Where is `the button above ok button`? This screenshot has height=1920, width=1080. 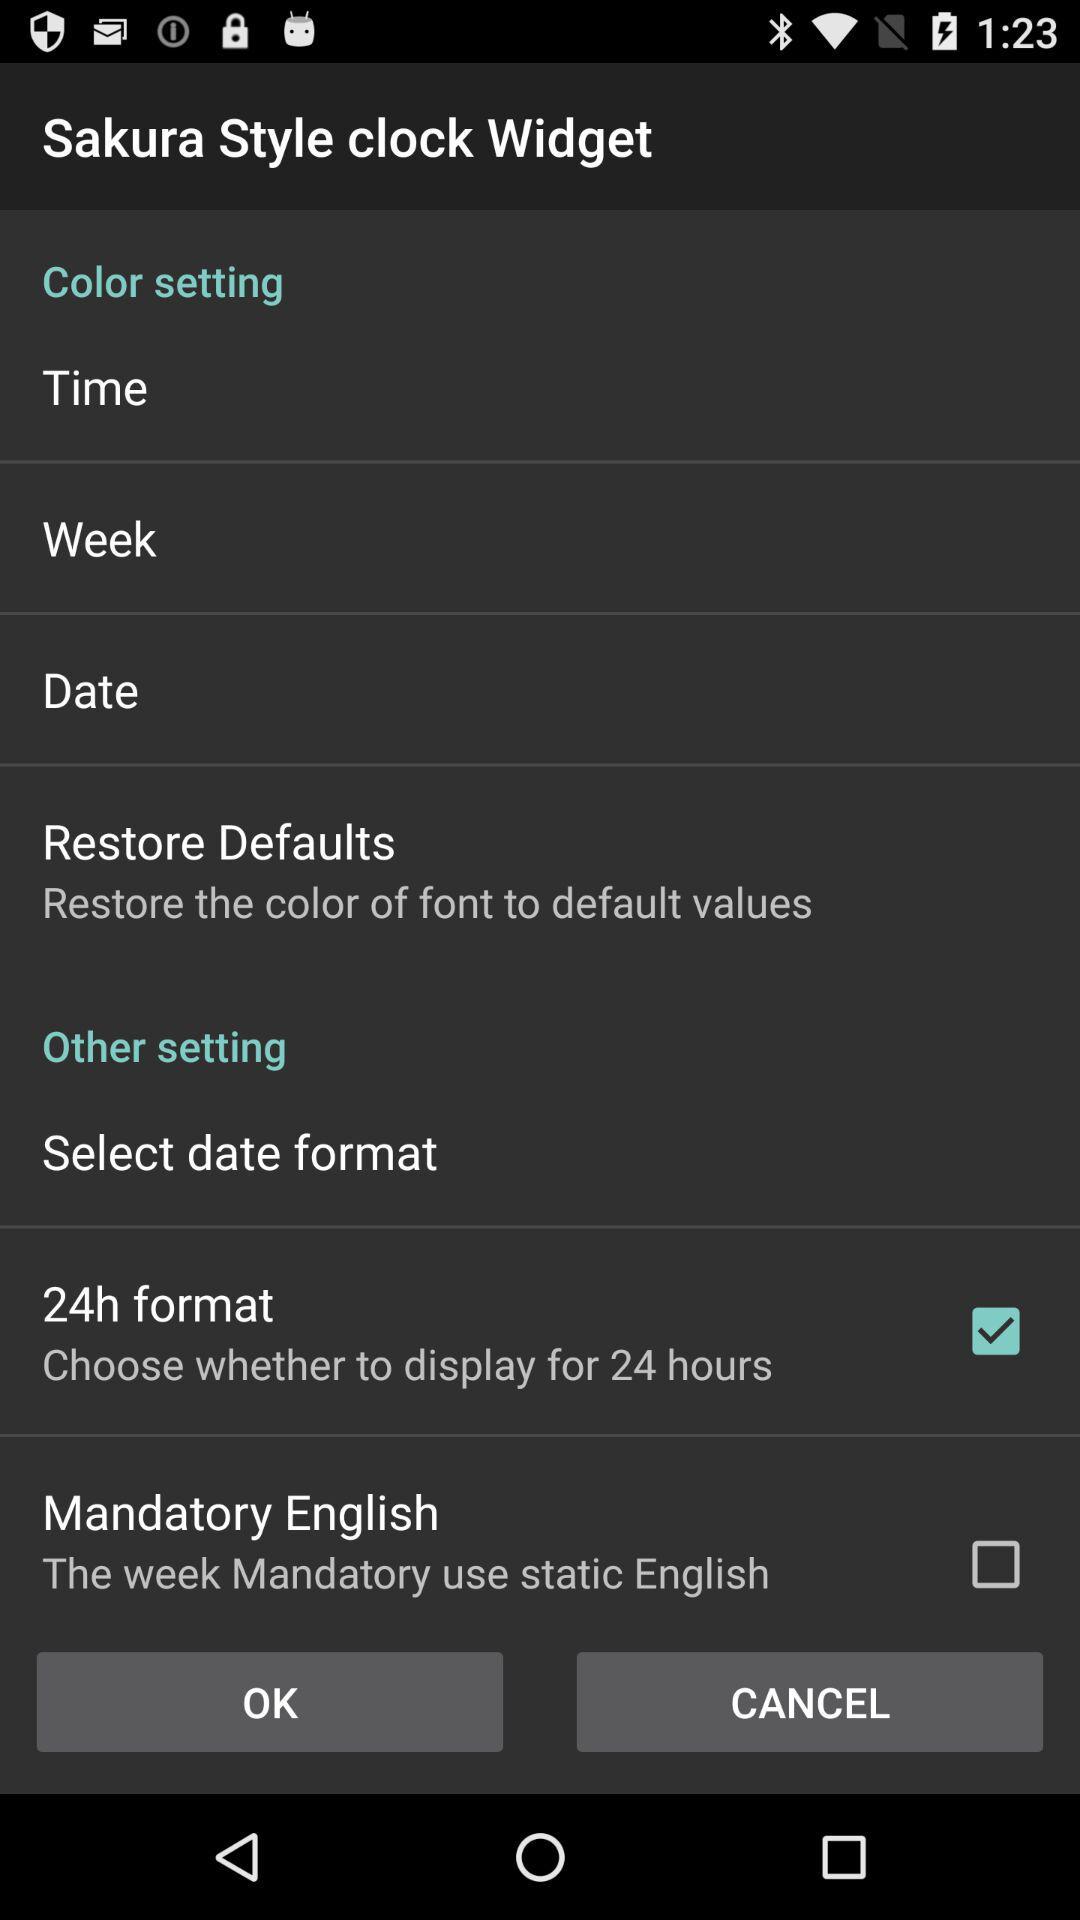 the button above ok button is located at coordinates (477, 1575).